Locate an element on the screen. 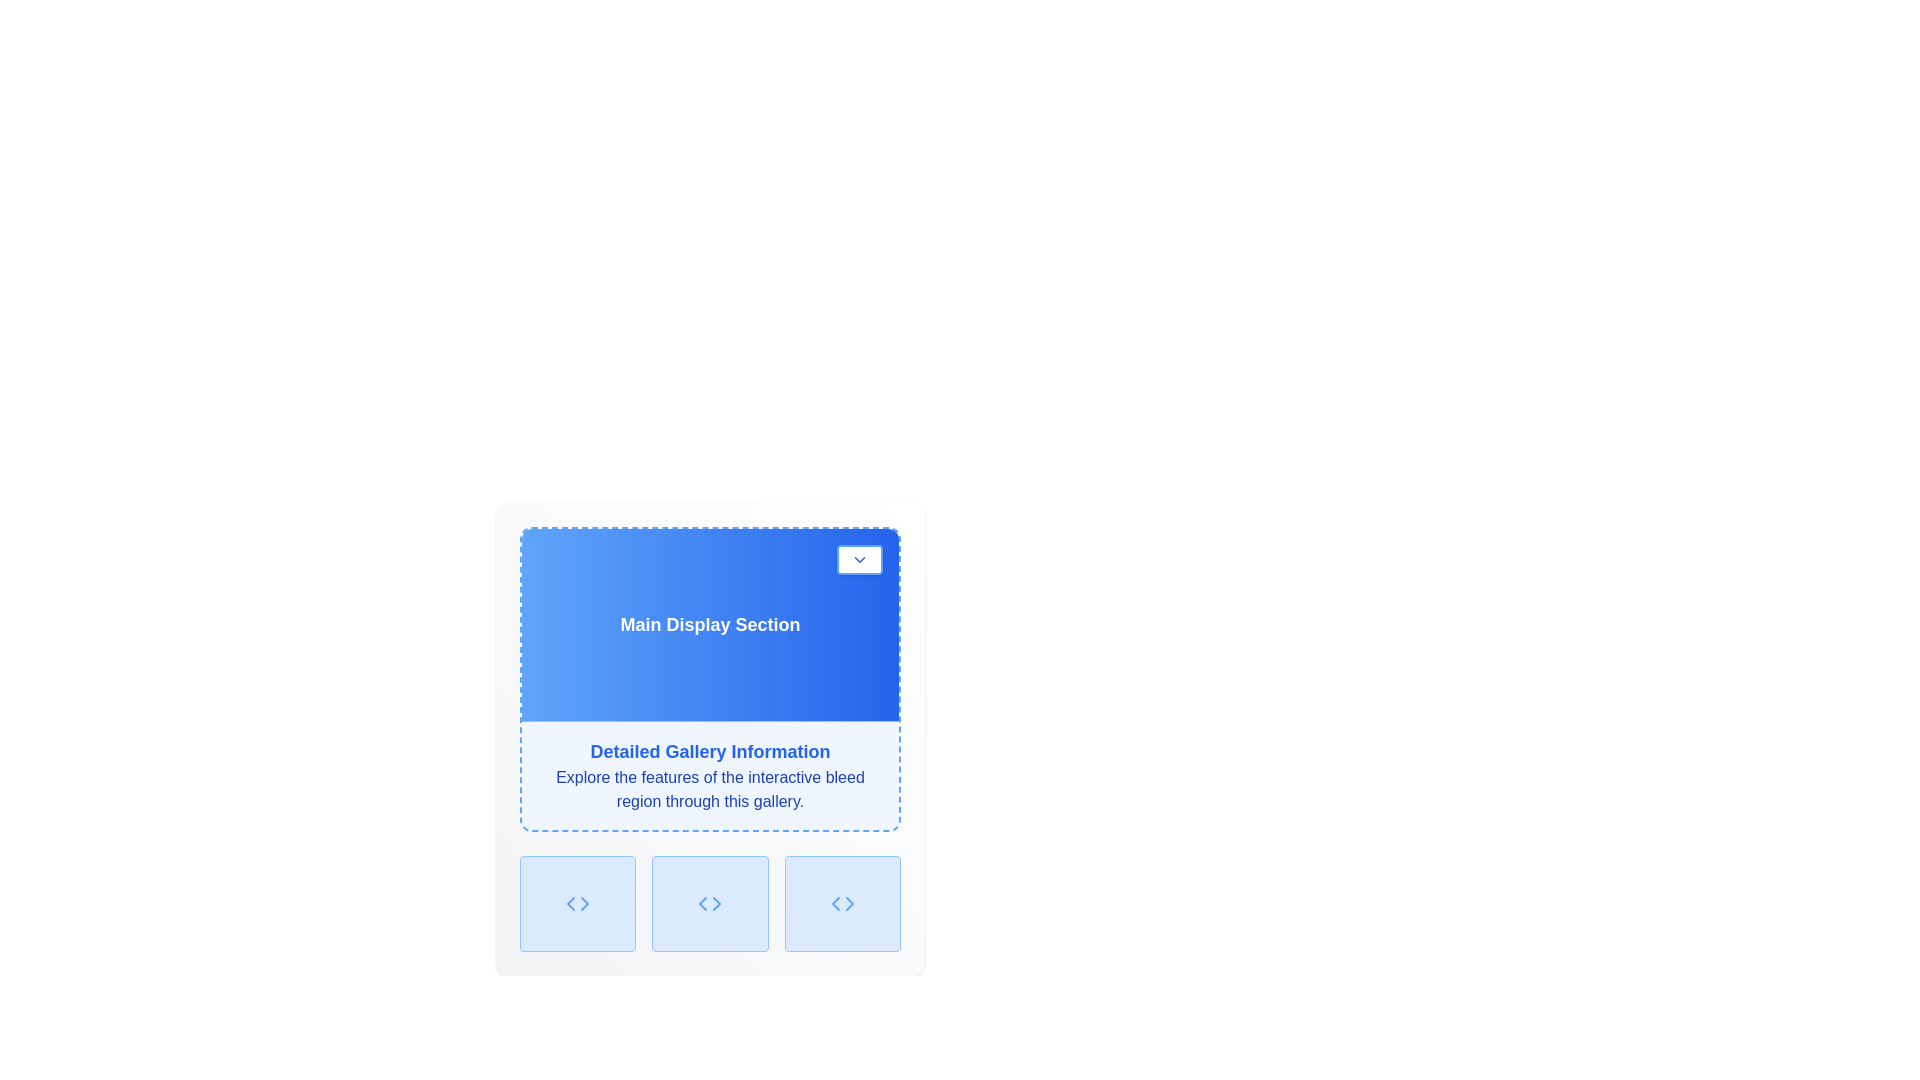 Image resolution: width=1920 pixels, height=1080 pixels. the toggle button located in the upper-right corner of the 'Main Display Section' is located at coordinates (859, 559).